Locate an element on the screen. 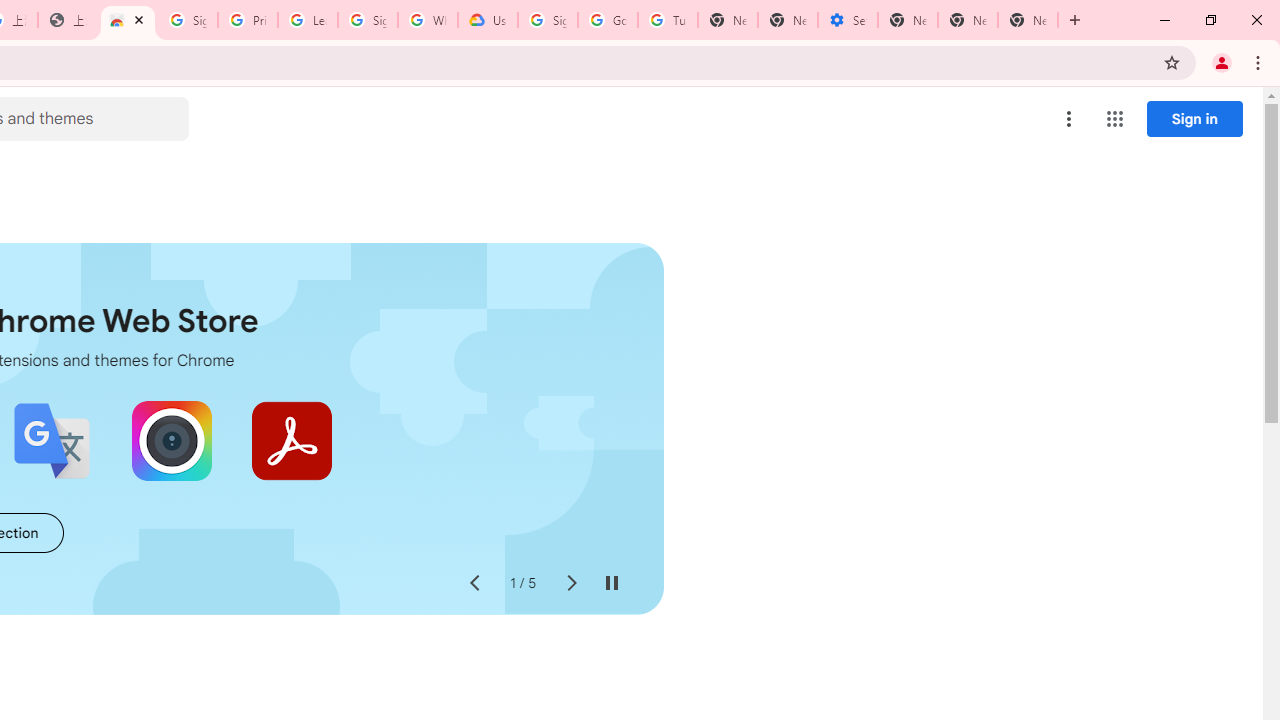 This screenshot has width=1280, height=720. 'Pause auto-play' is located at coordinates (610, 583).